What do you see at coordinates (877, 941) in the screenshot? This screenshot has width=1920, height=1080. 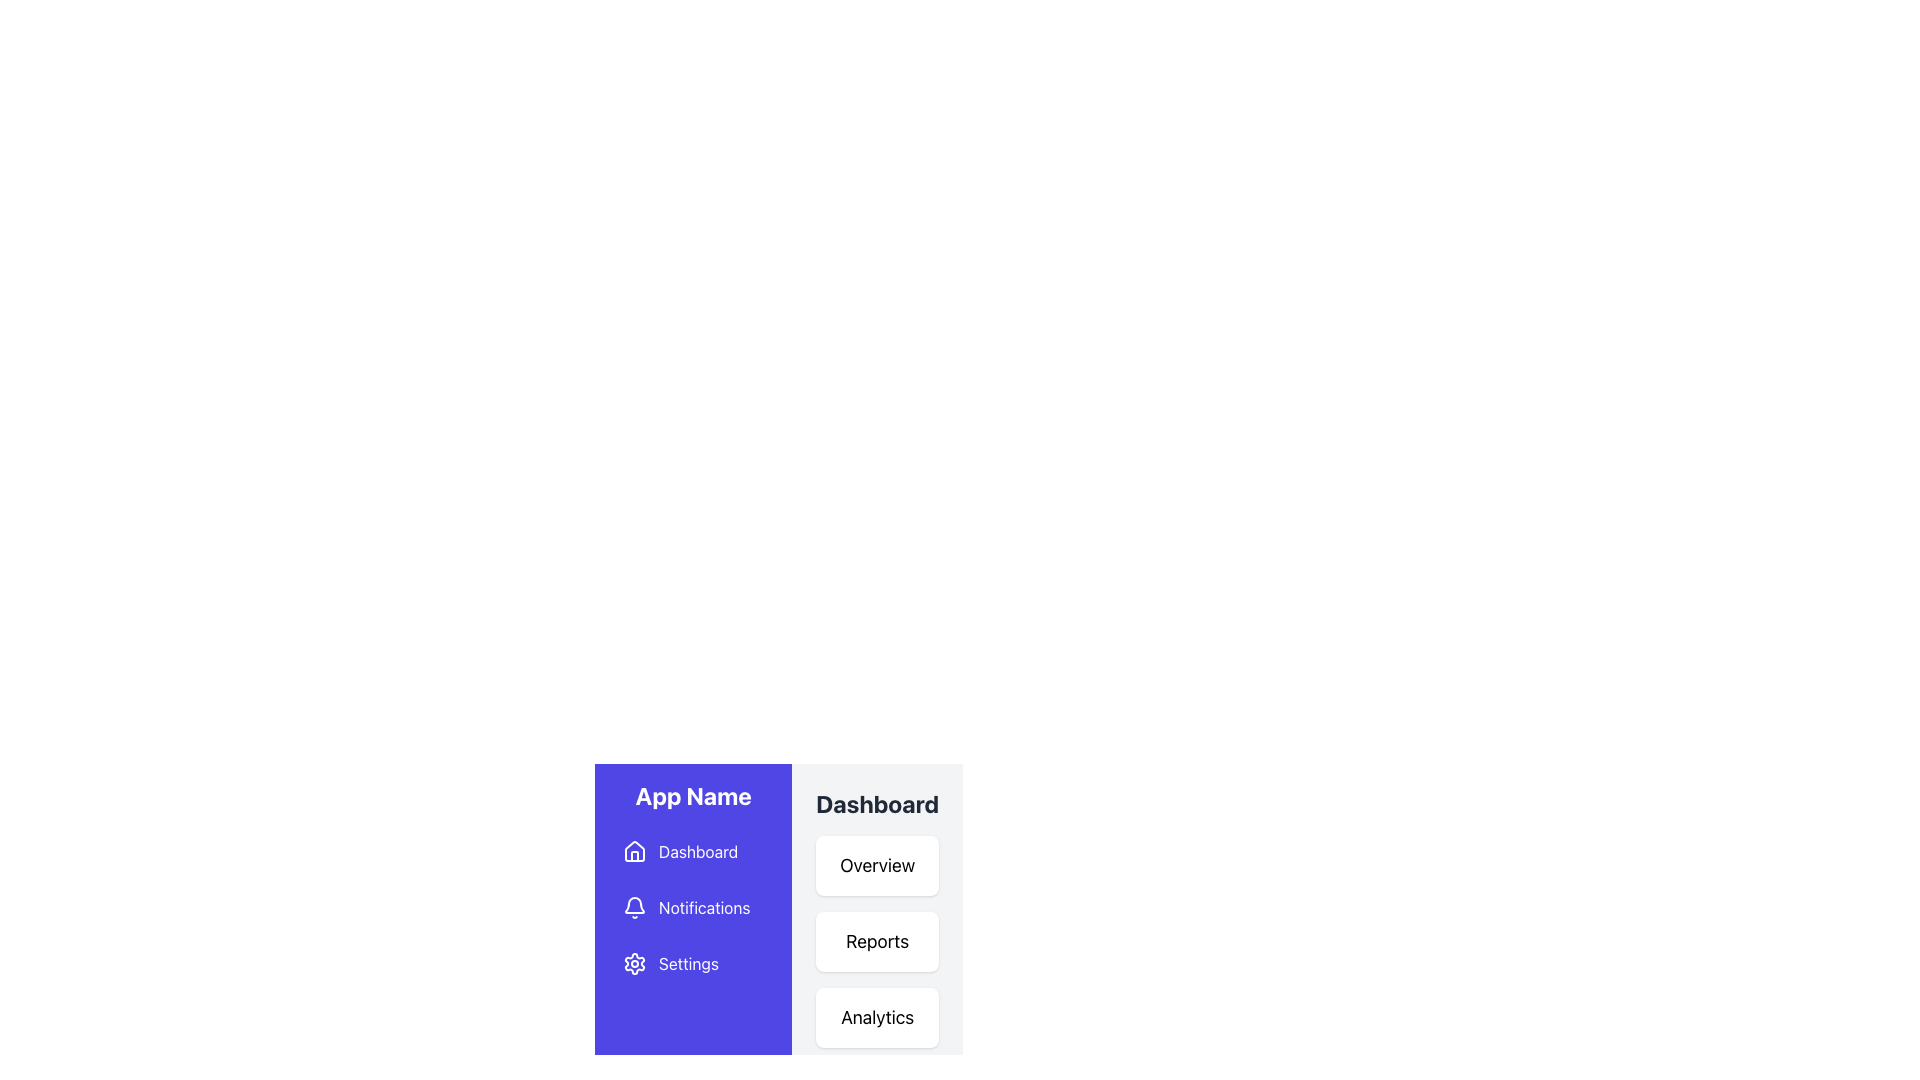 I see `the 'Reports' navigational button located within a card-style layout on the Dashboard section` at bounding box center [877, 941].